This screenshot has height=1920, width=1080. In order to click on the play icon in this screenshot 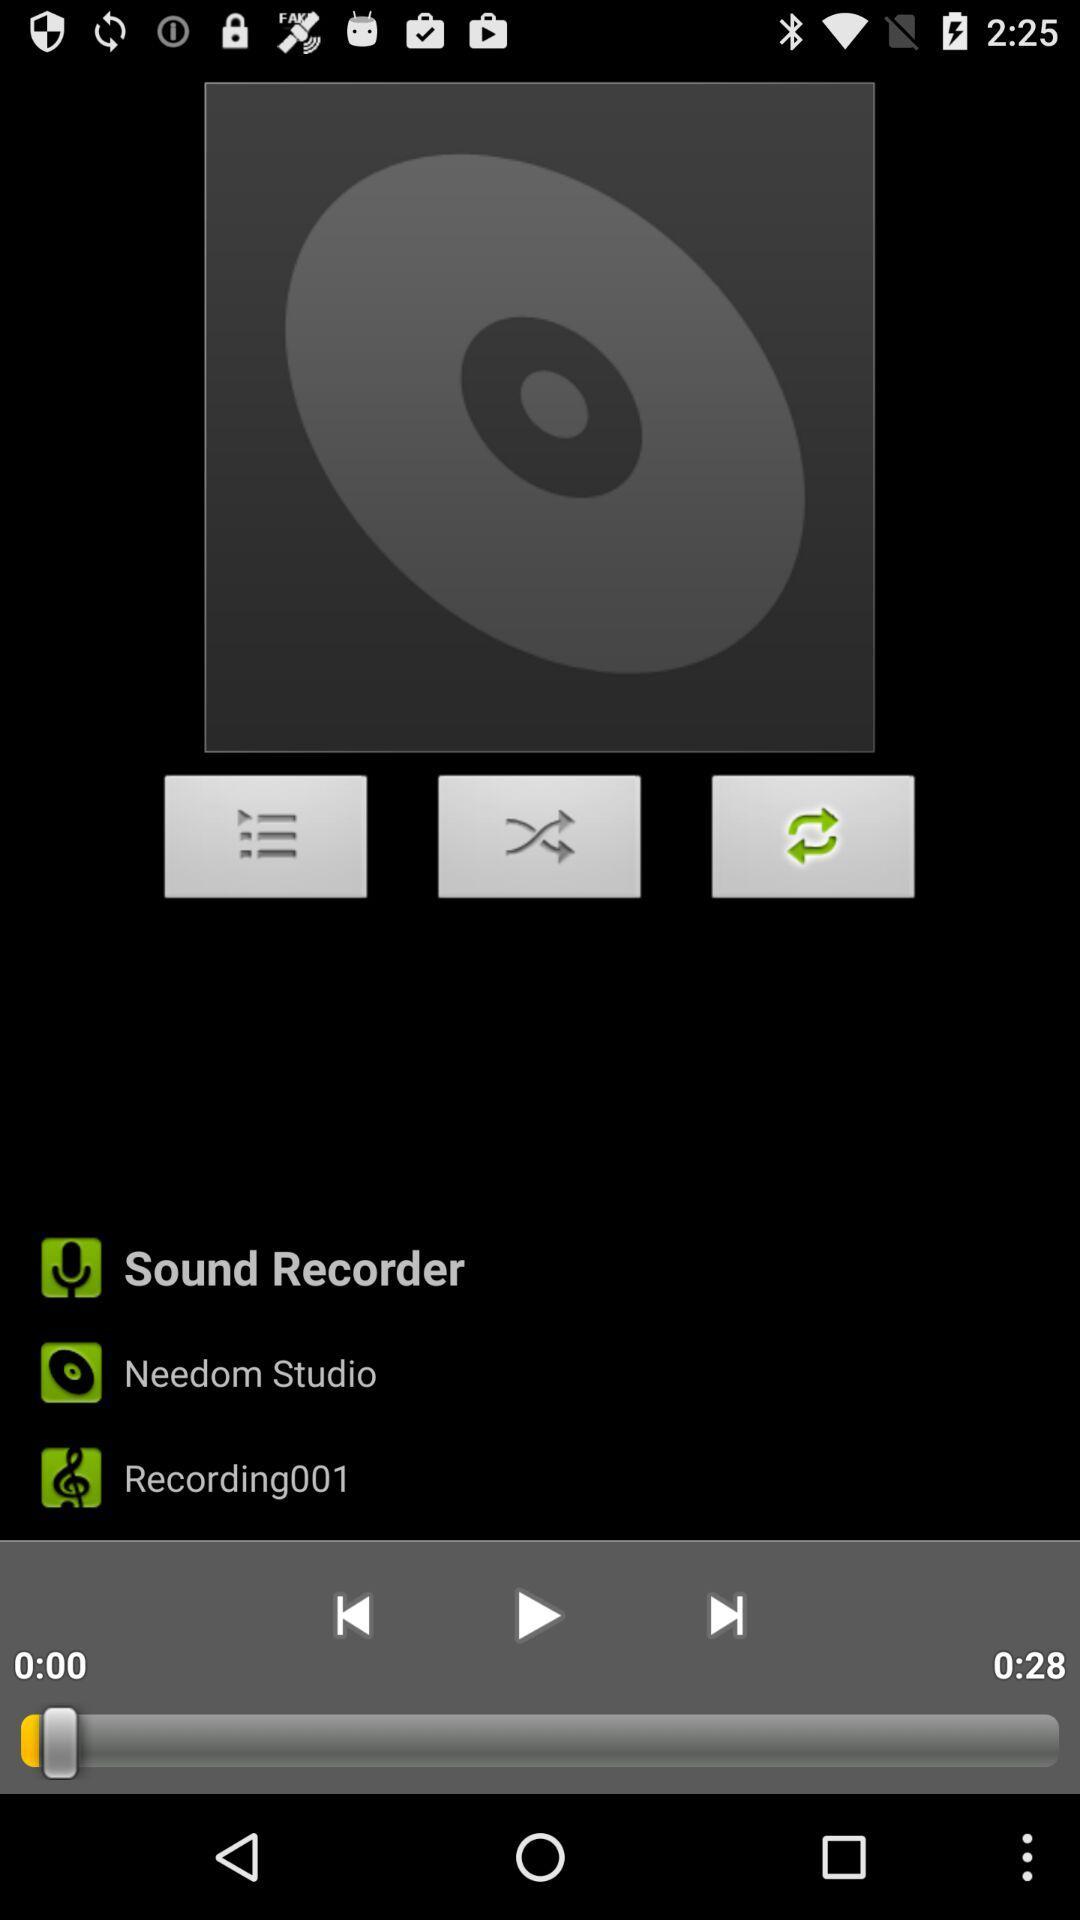, I will do `click(538, 1727)`.